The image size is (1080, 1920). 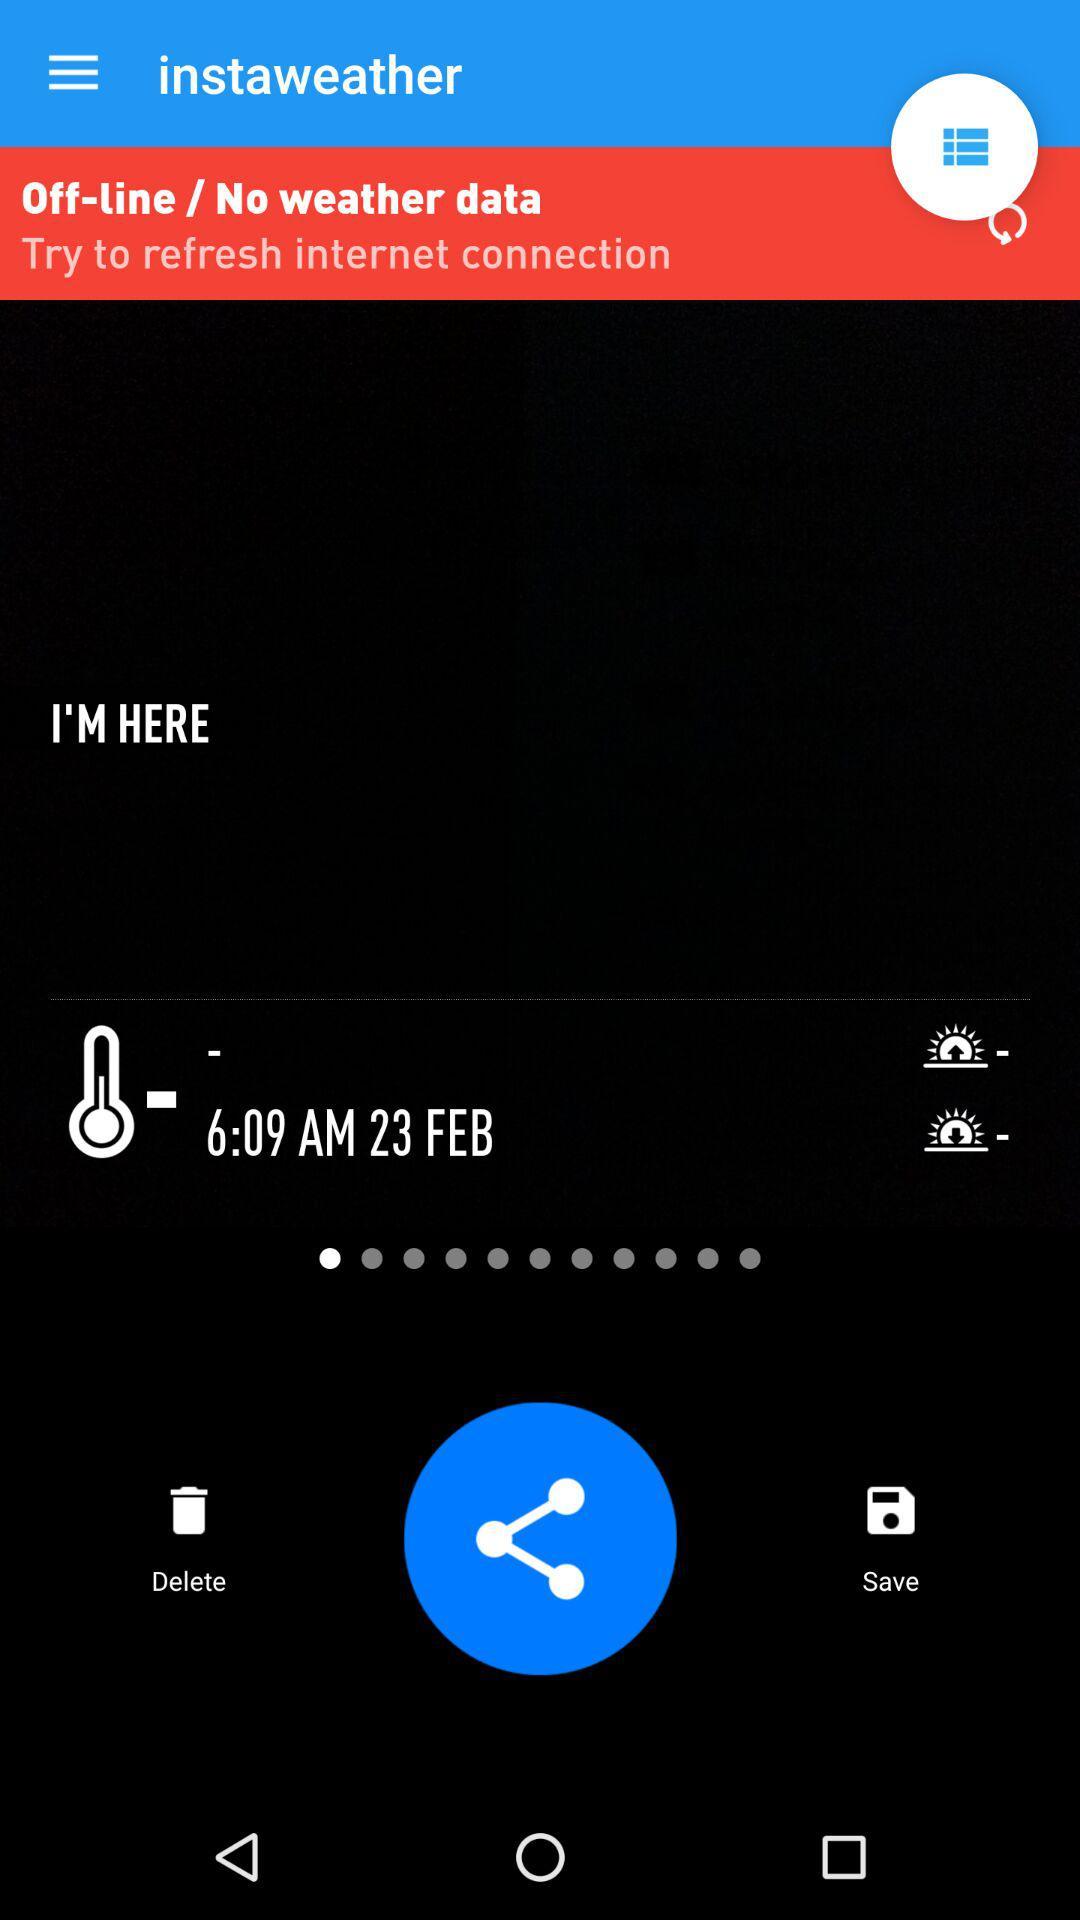 I want to click on the app next to instaweather icon, so click(x=72, y=73).